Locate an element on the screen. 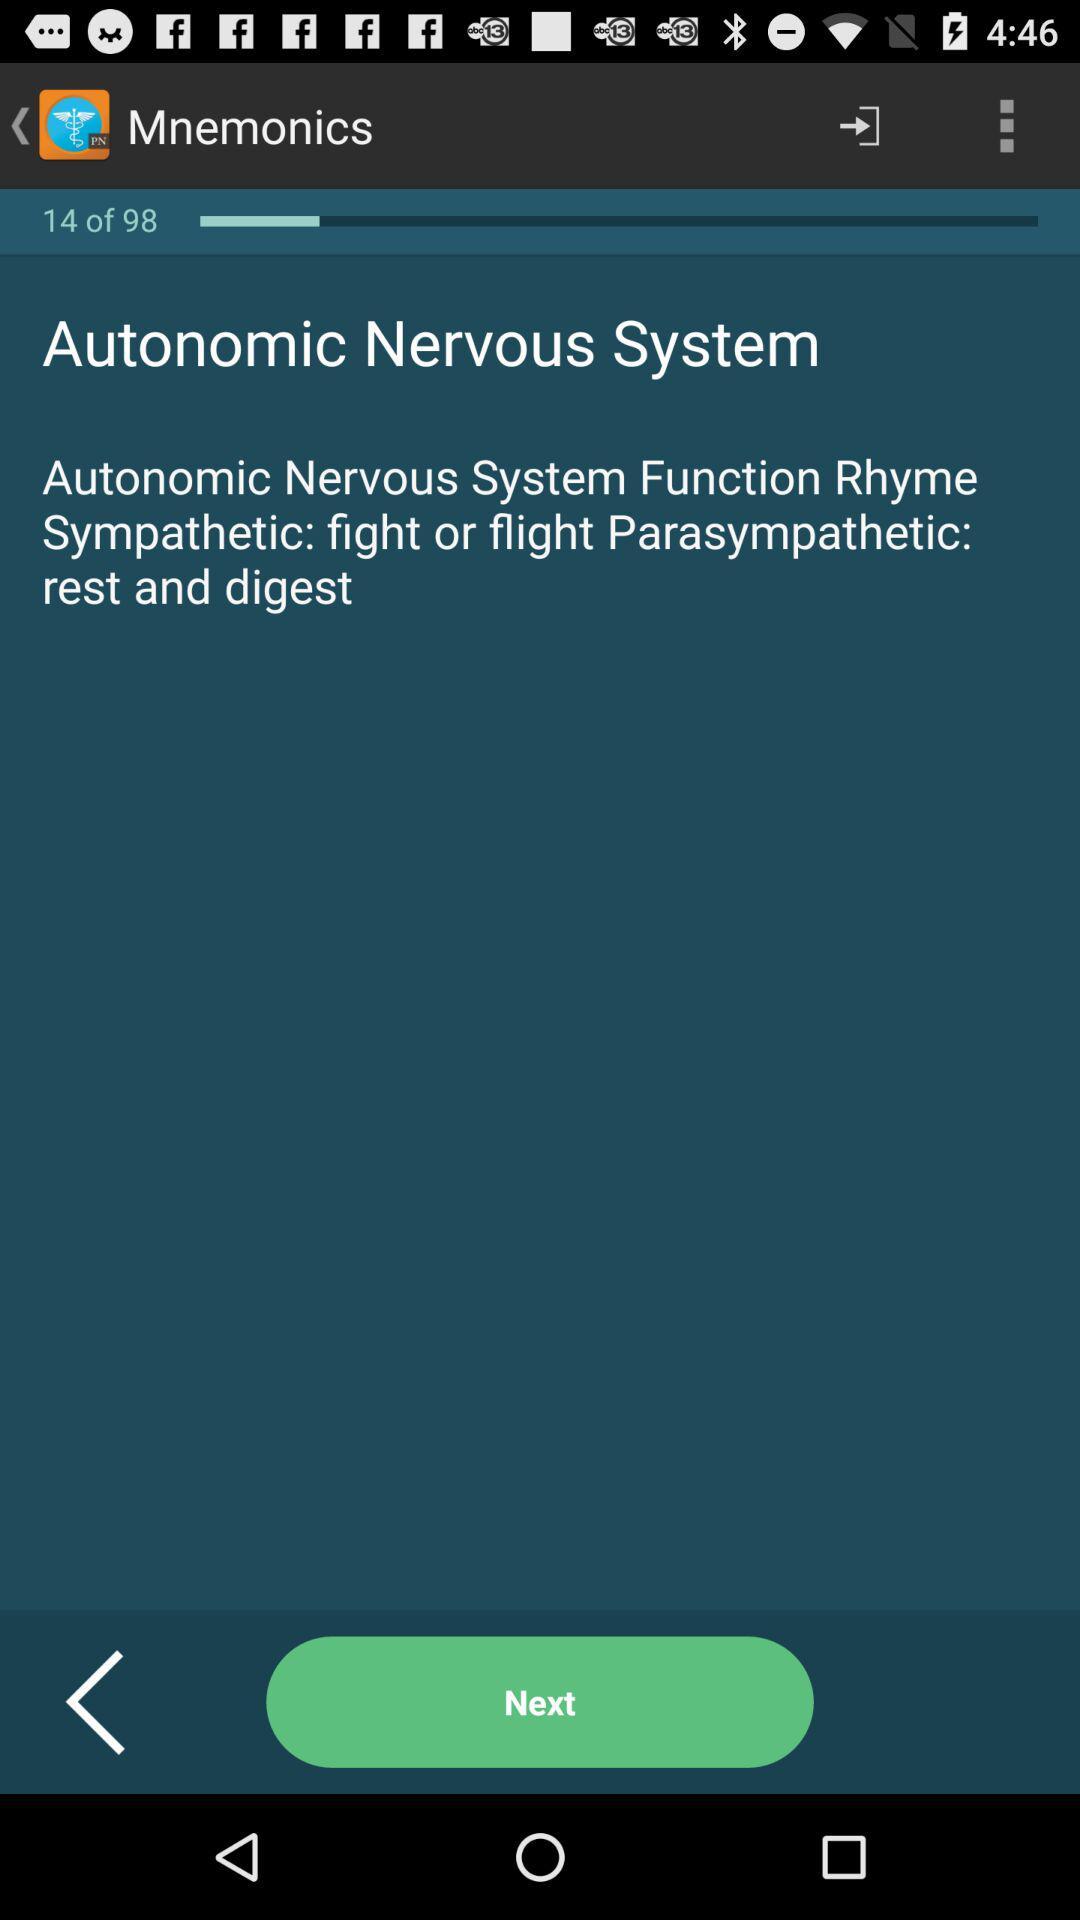  the icon below the autonomic nervous system is located at coordinates (119, 1701).